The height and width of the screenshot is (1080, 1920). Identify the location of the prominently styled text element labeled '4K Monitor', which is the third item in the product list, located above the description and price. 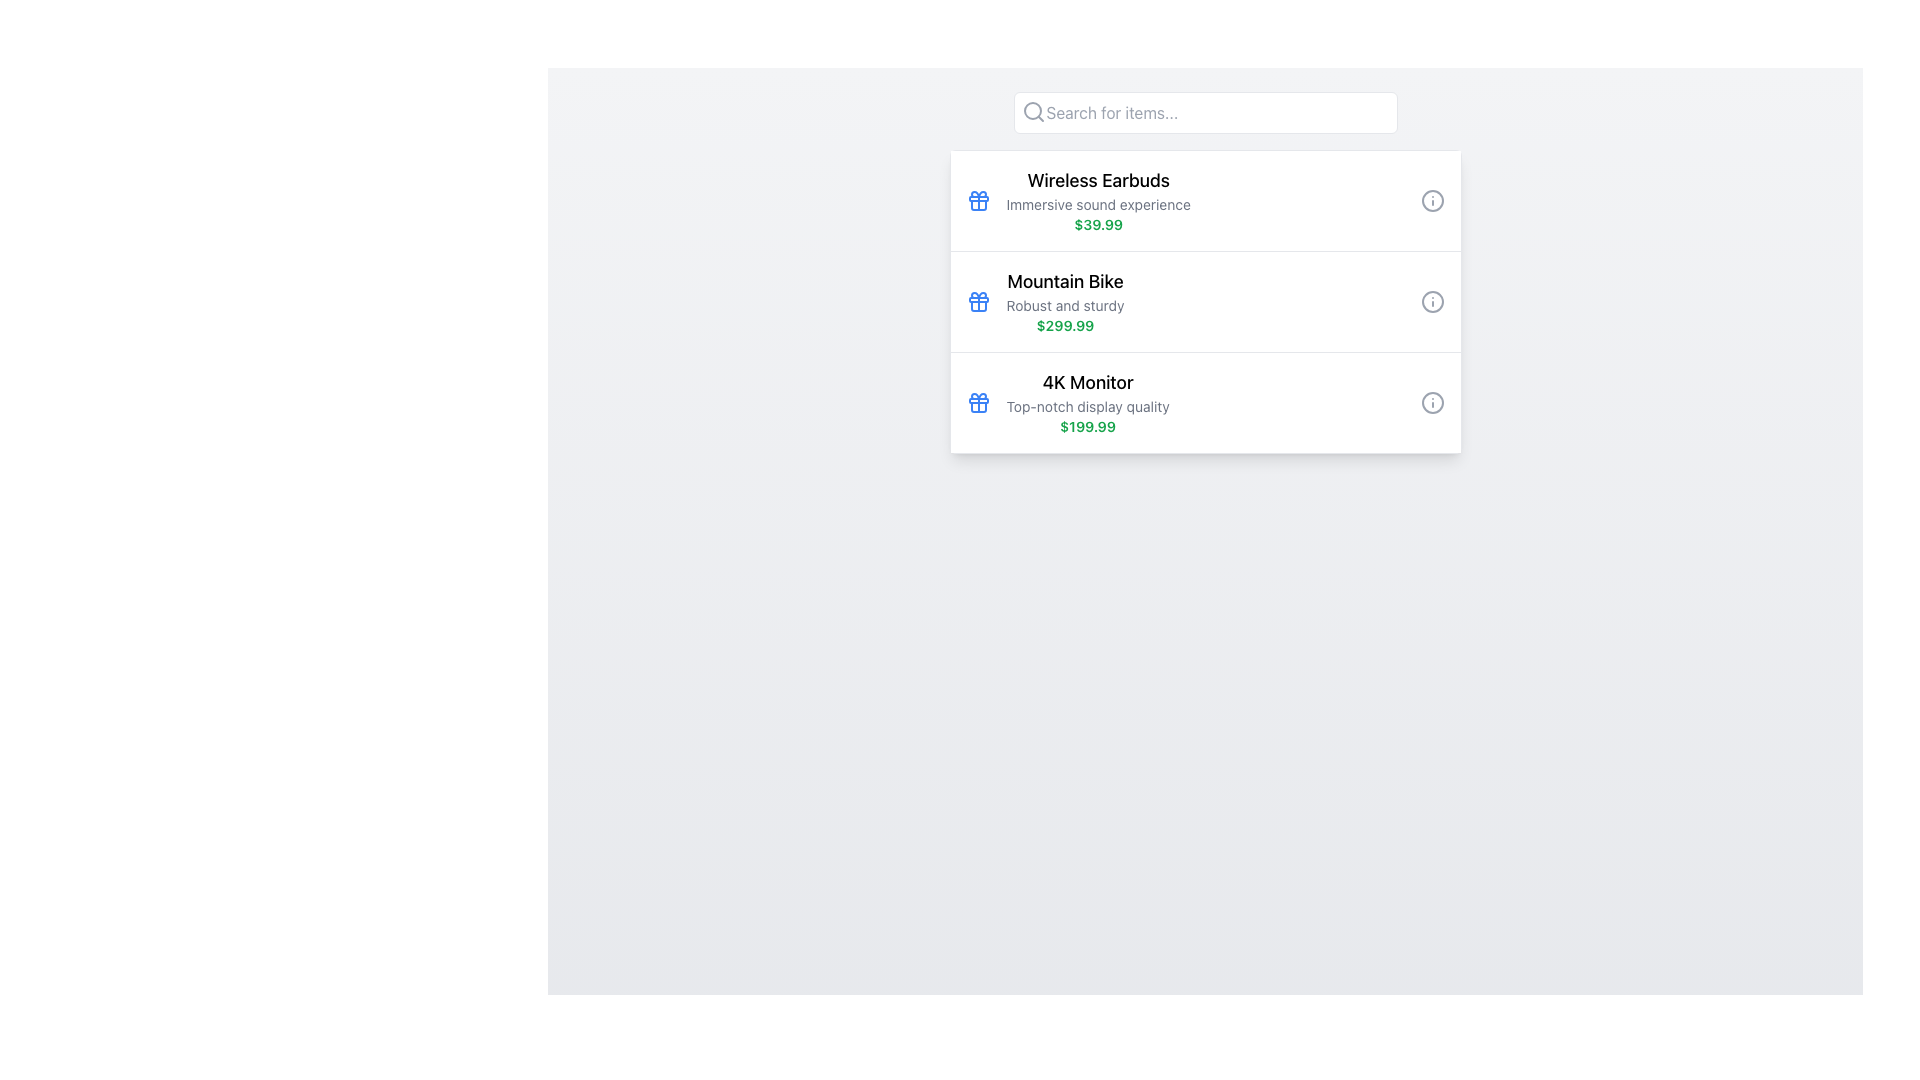
(1087, 382).